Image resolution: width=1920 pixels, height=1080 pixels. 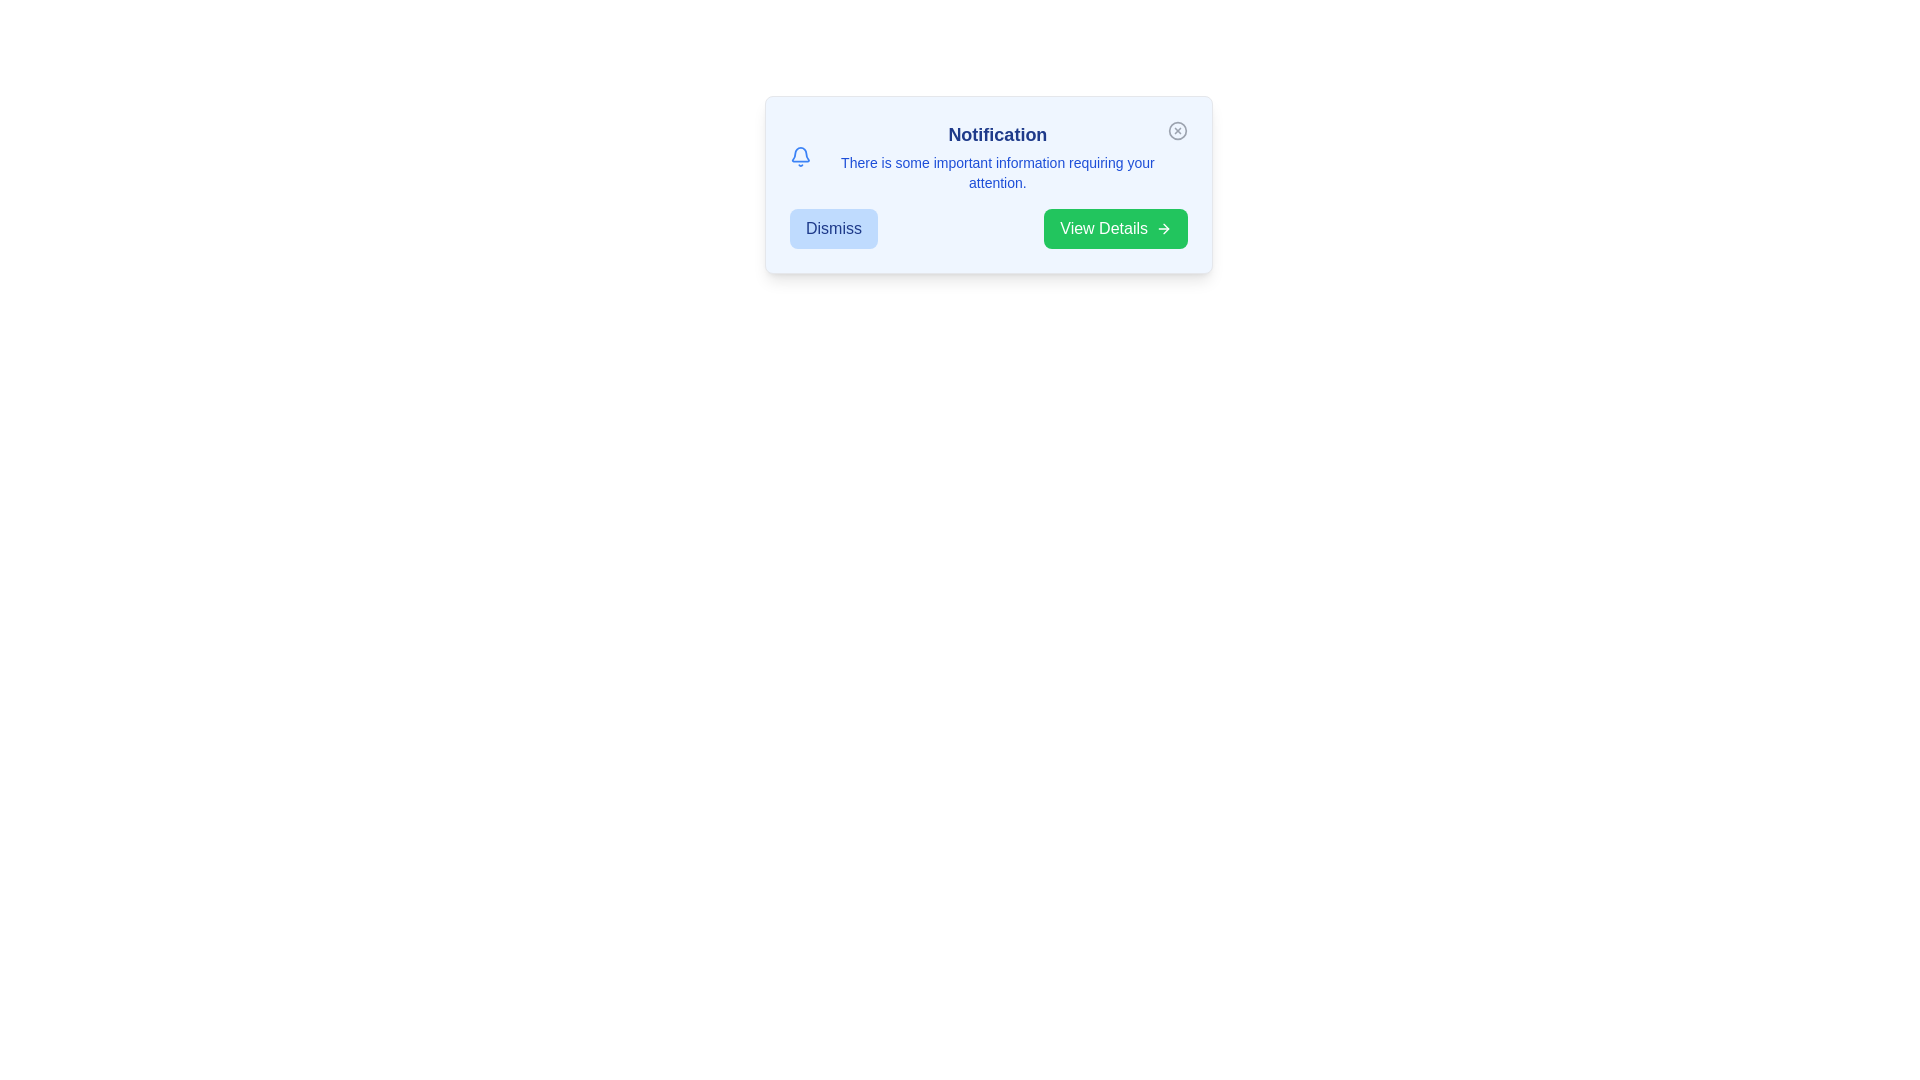 I want to click on 'Dismiss' button to dismiss the alert, so click(x=834, y=227).